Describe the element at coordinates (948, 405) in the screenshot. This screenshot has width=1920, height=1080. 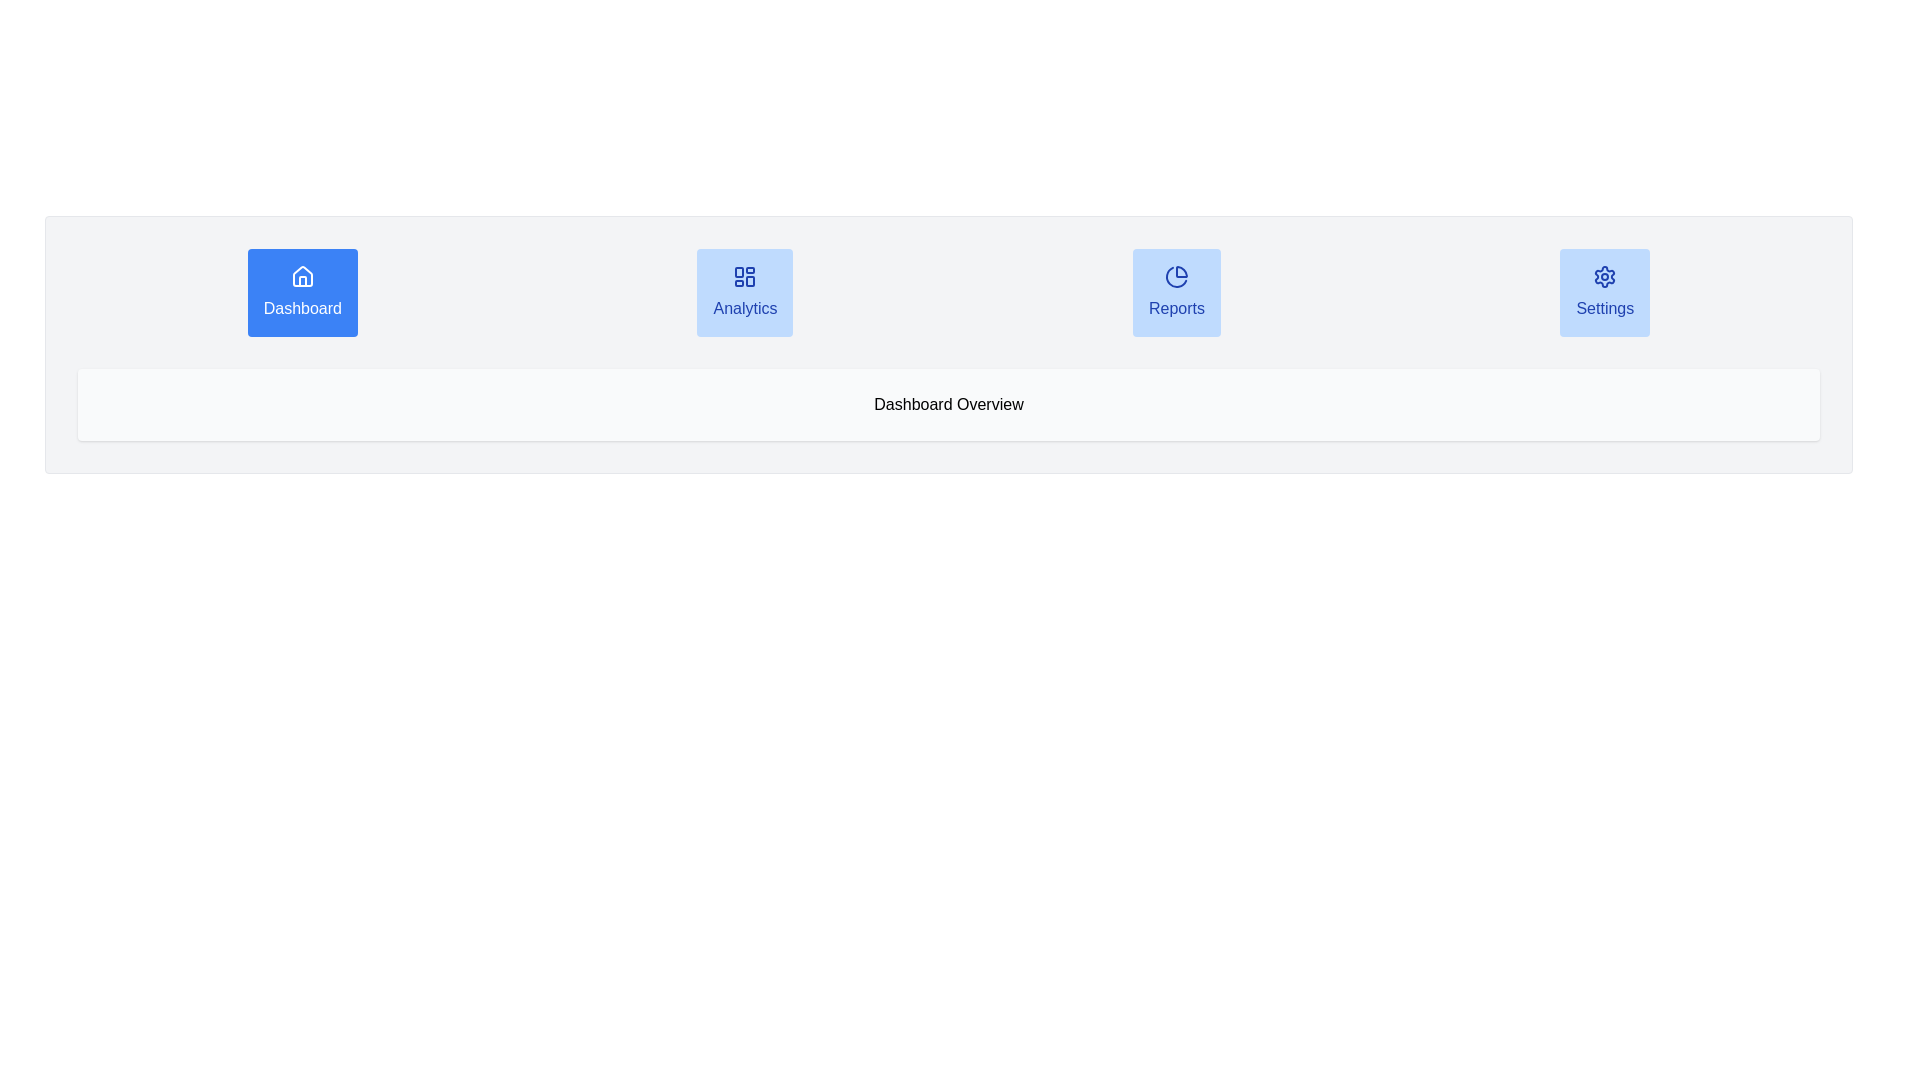
I see `the text label displaying 'Dashboard Overview', which is centrally positioned beneath the navigation items` at that location.